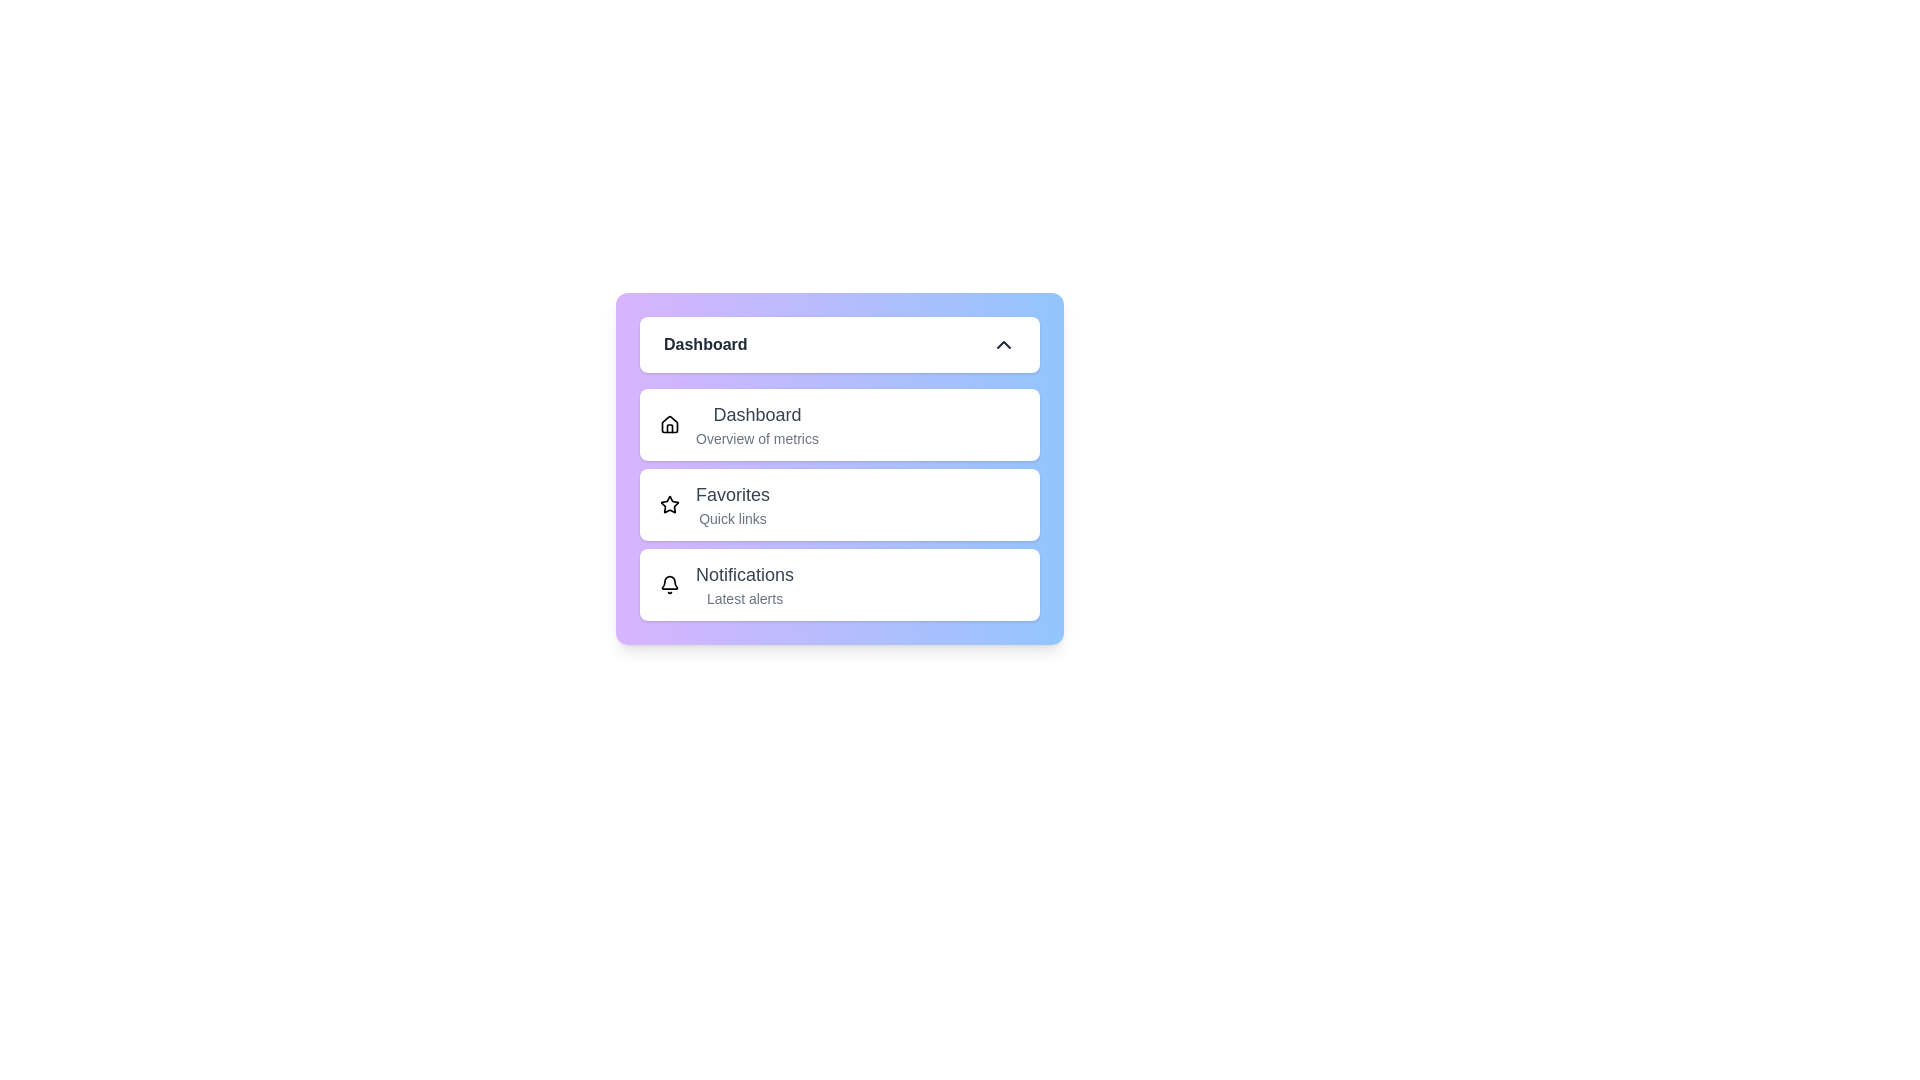 This screenshot has height=1080, width=1920. Describe the element at coordinates (840, 423) in the screenshot. I see `the menu item Dashboard` at that location.